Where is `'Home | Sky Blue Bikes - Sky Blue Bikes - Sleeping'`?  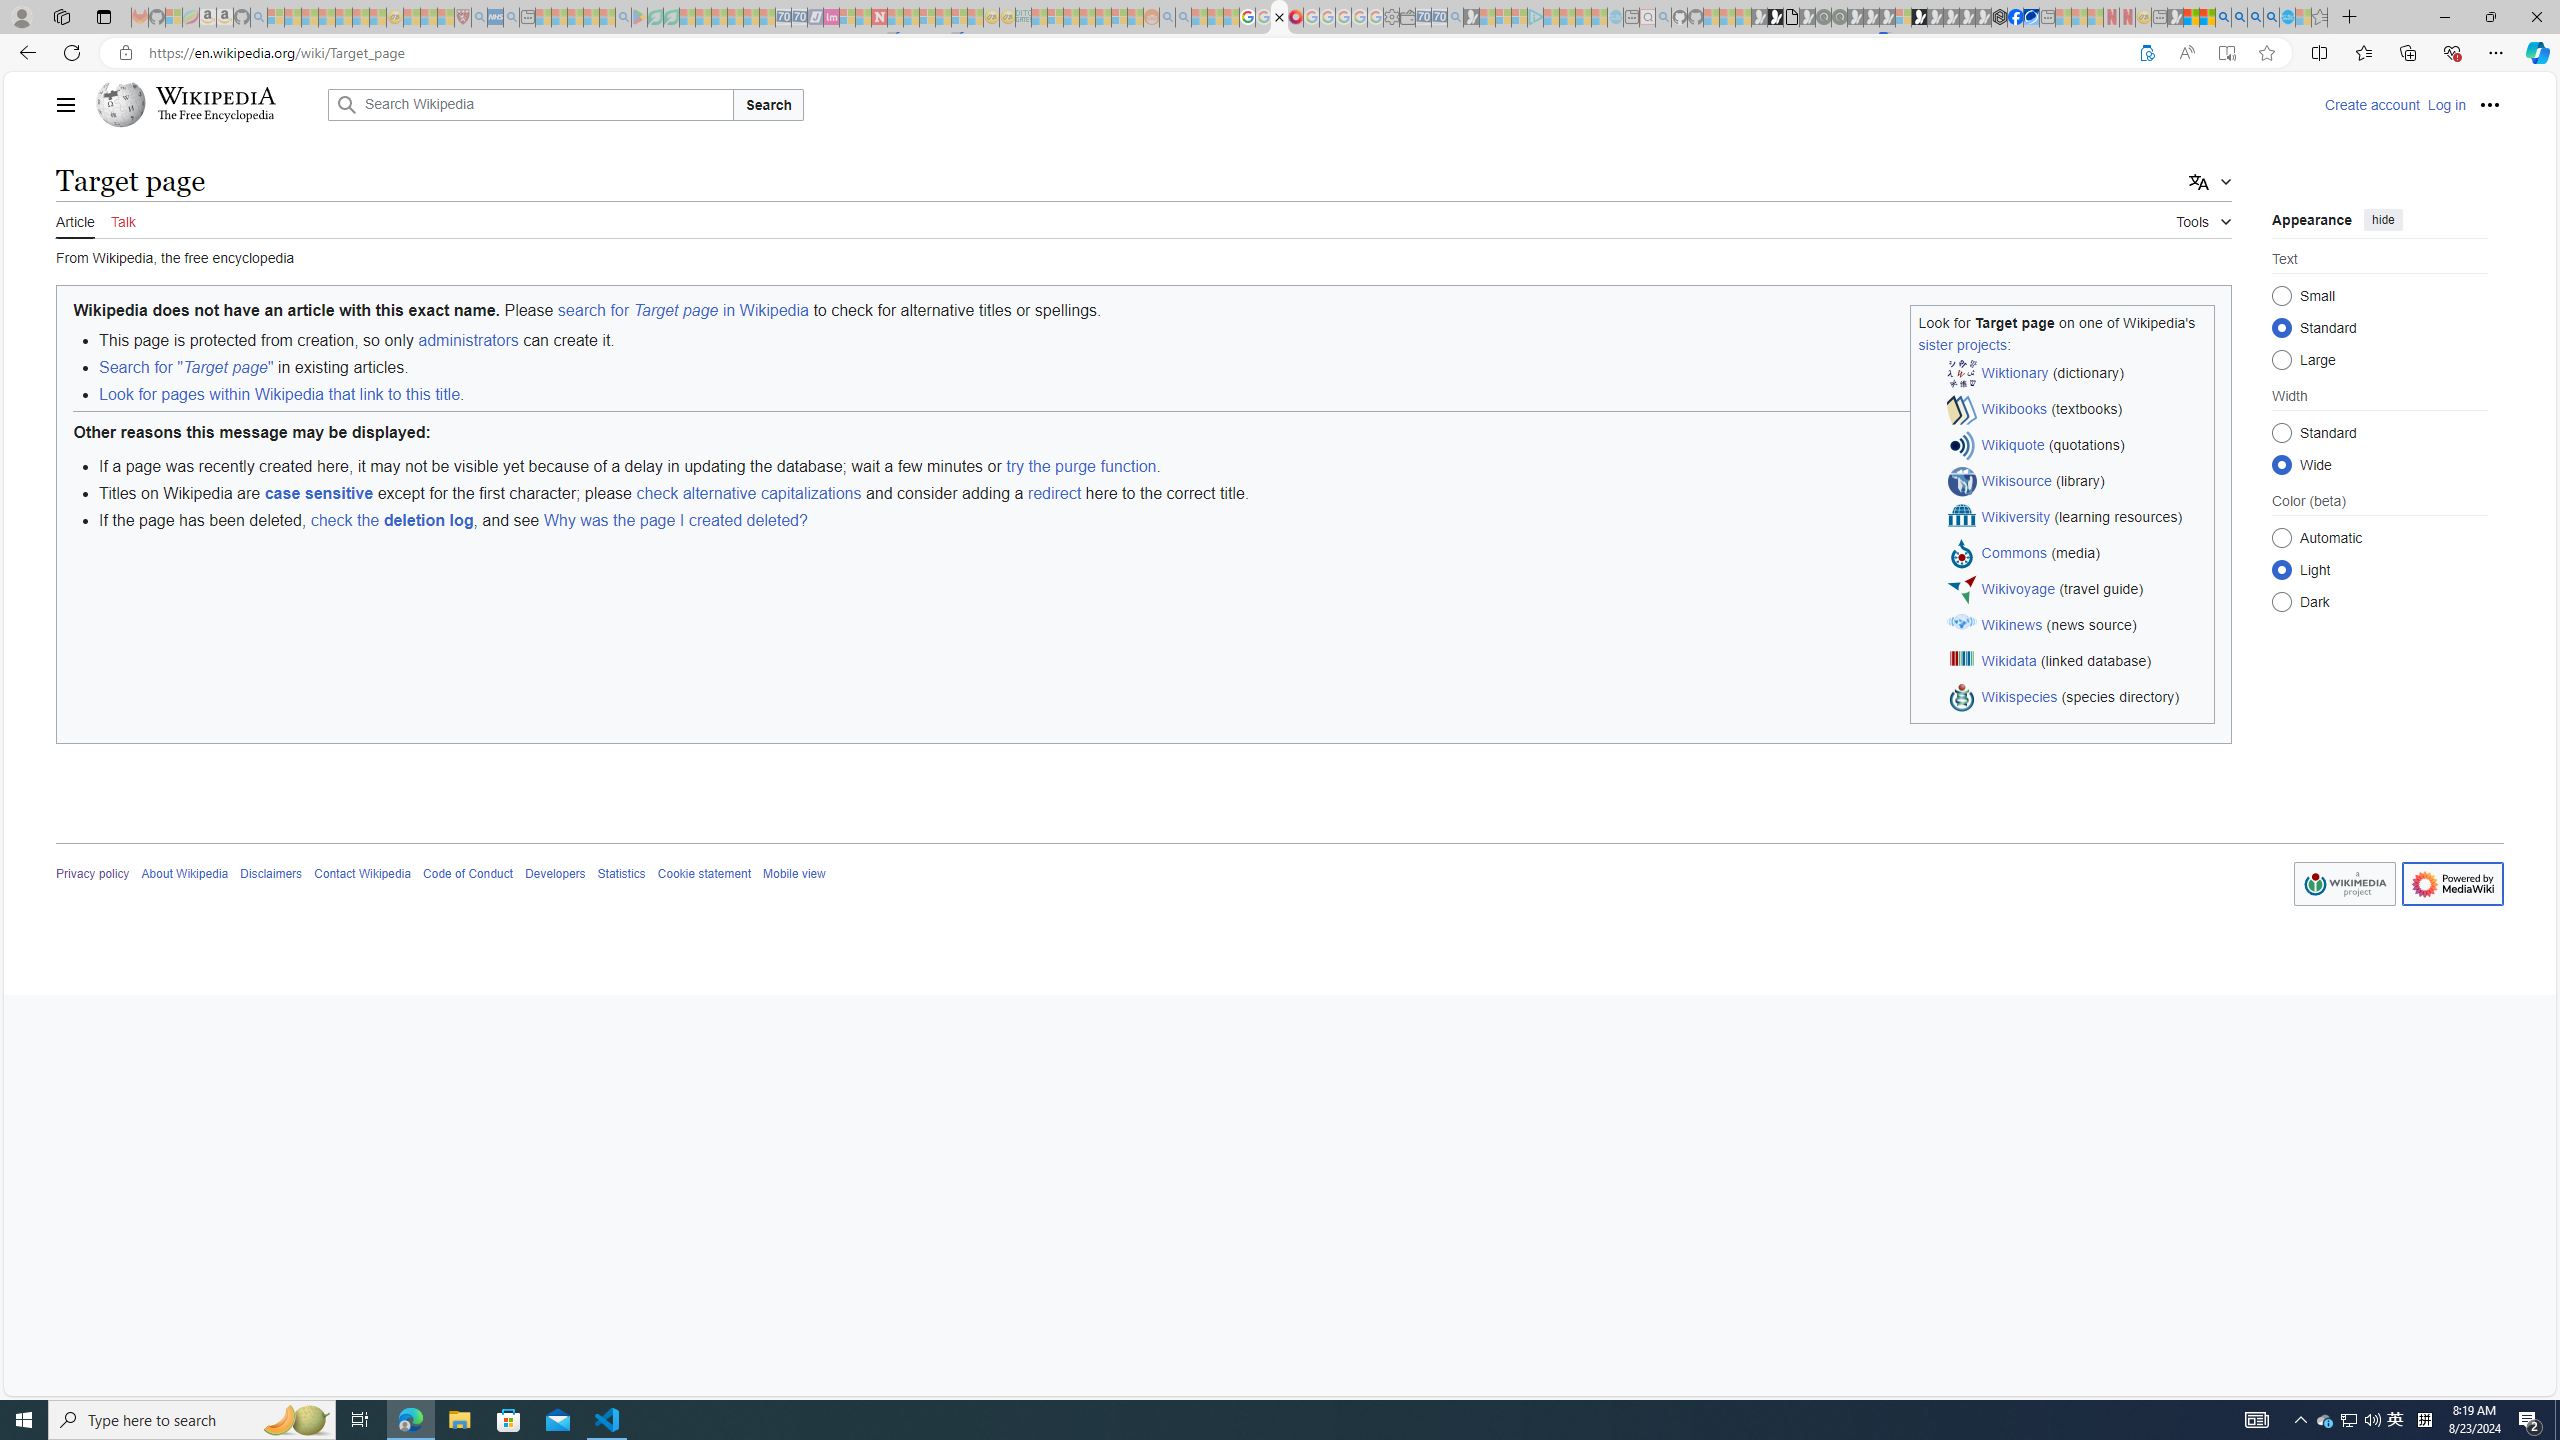 'Home | Sky Blue Bikes - Sky Blue Bikes - Sleeping' is located at coordinates (1615, 16).